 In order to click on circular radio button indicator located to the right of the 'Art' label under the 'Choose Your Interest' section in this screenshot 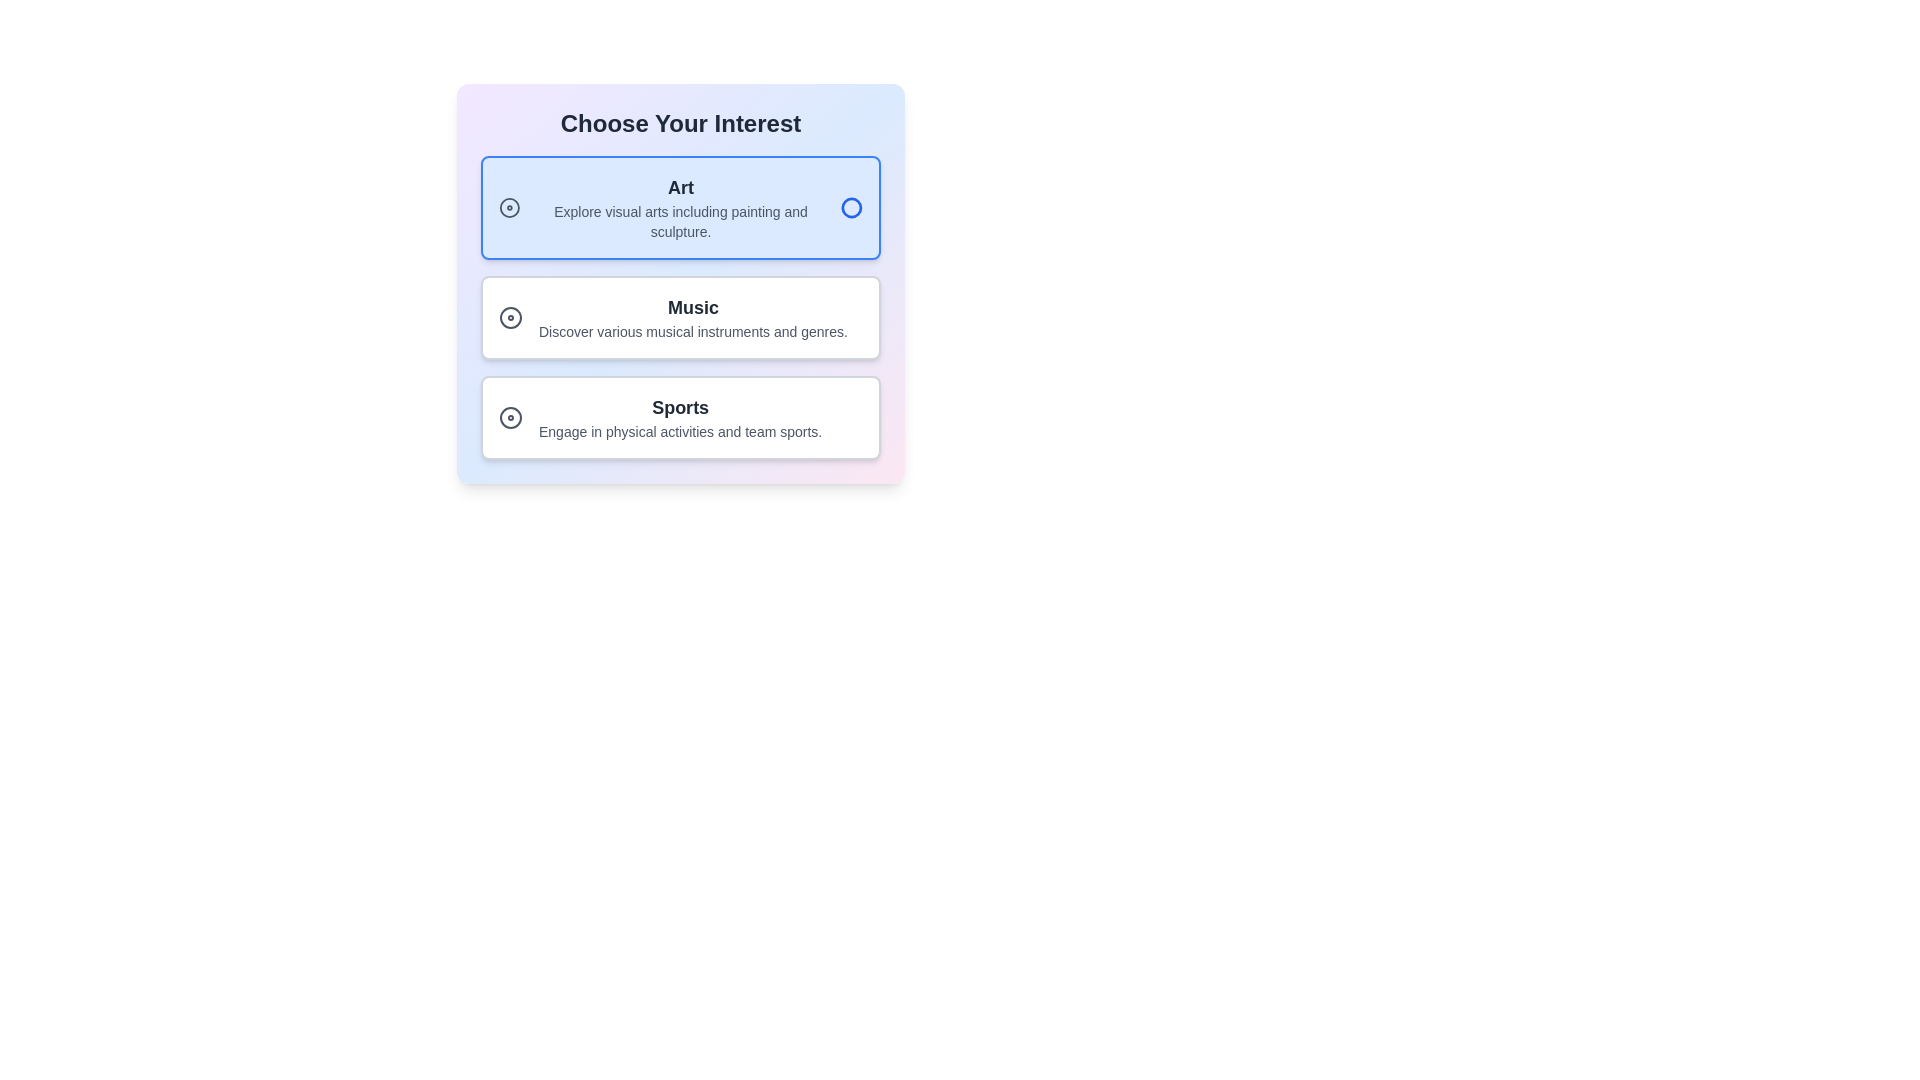, I will do `click(852, 208)`.